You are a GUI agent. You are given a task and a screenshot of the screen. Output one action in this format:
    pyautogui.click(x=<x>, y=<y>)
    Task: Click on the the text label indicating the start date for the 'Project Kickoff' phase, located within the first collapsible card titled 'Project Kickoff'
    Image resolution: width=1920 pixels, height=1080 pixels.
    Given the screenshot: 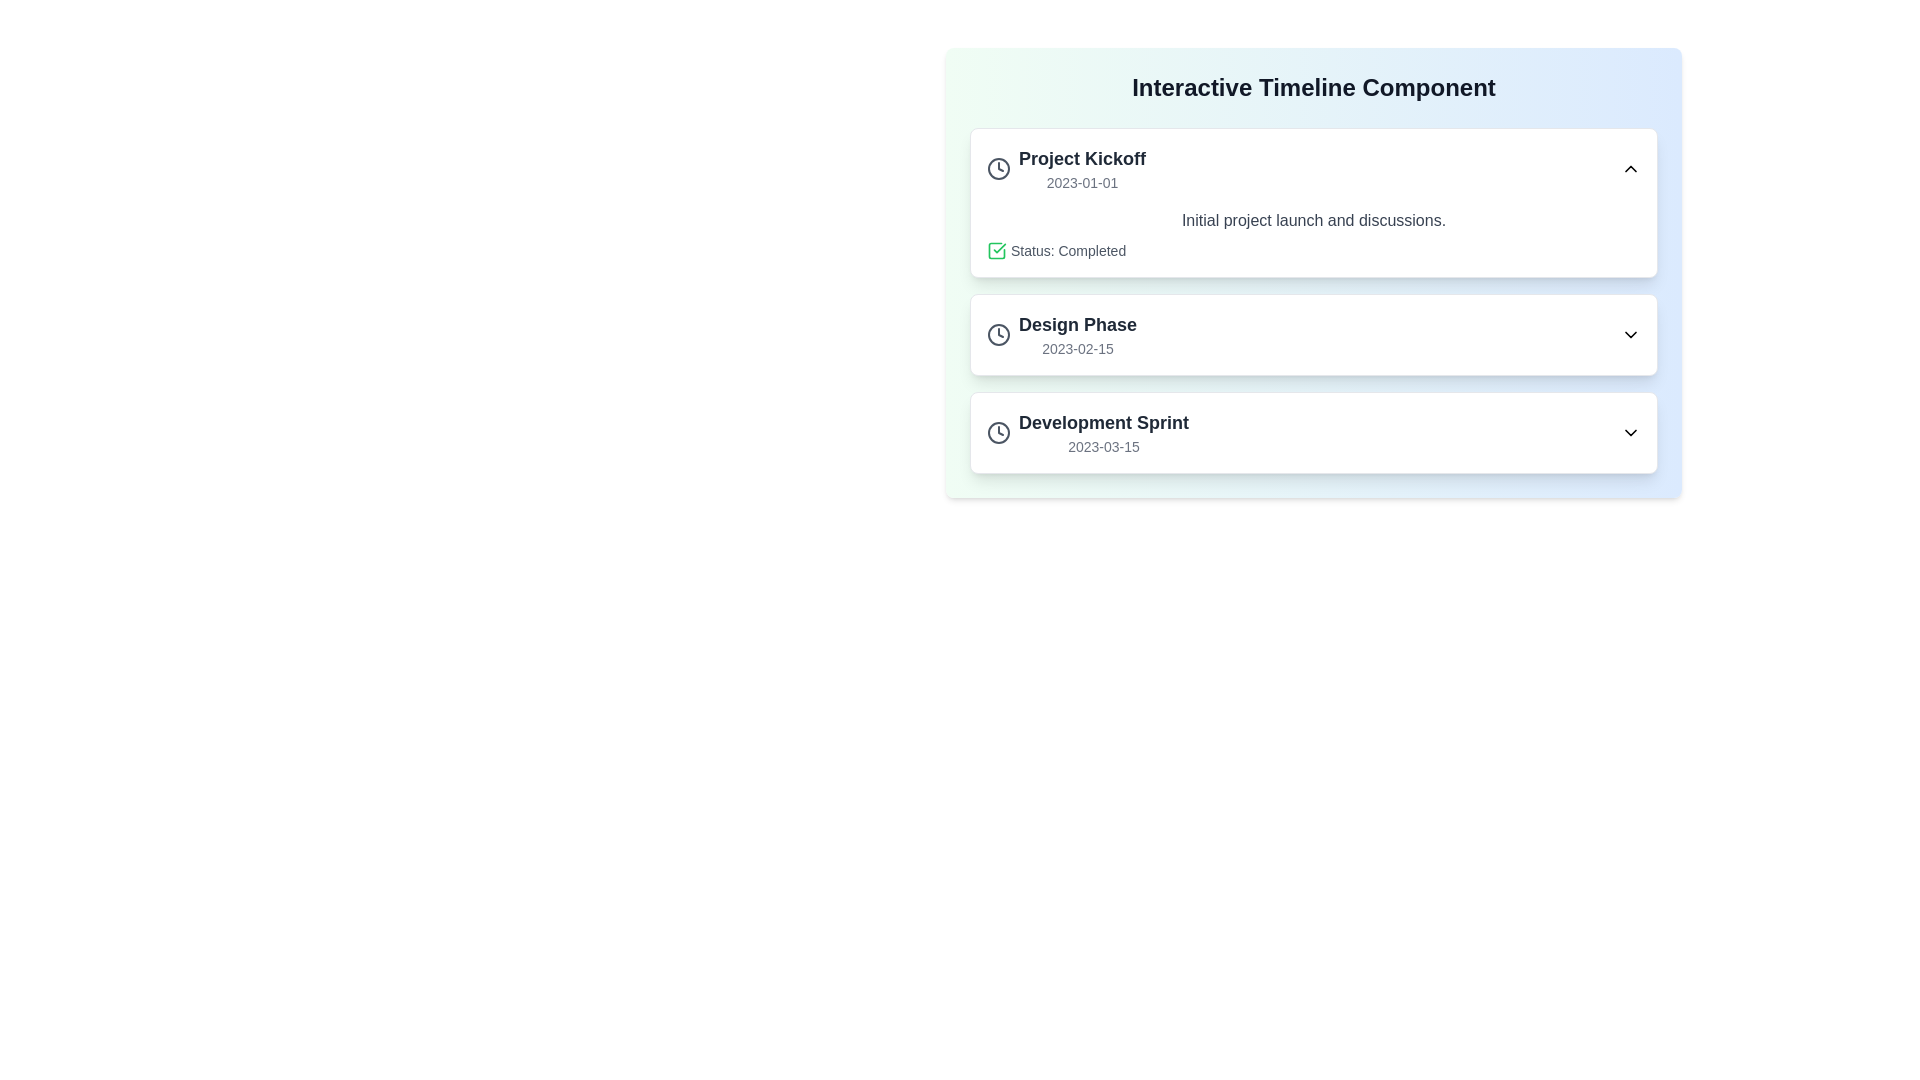 What is the action you would take?
    pyautogui.click(x=1081, y=182)
    